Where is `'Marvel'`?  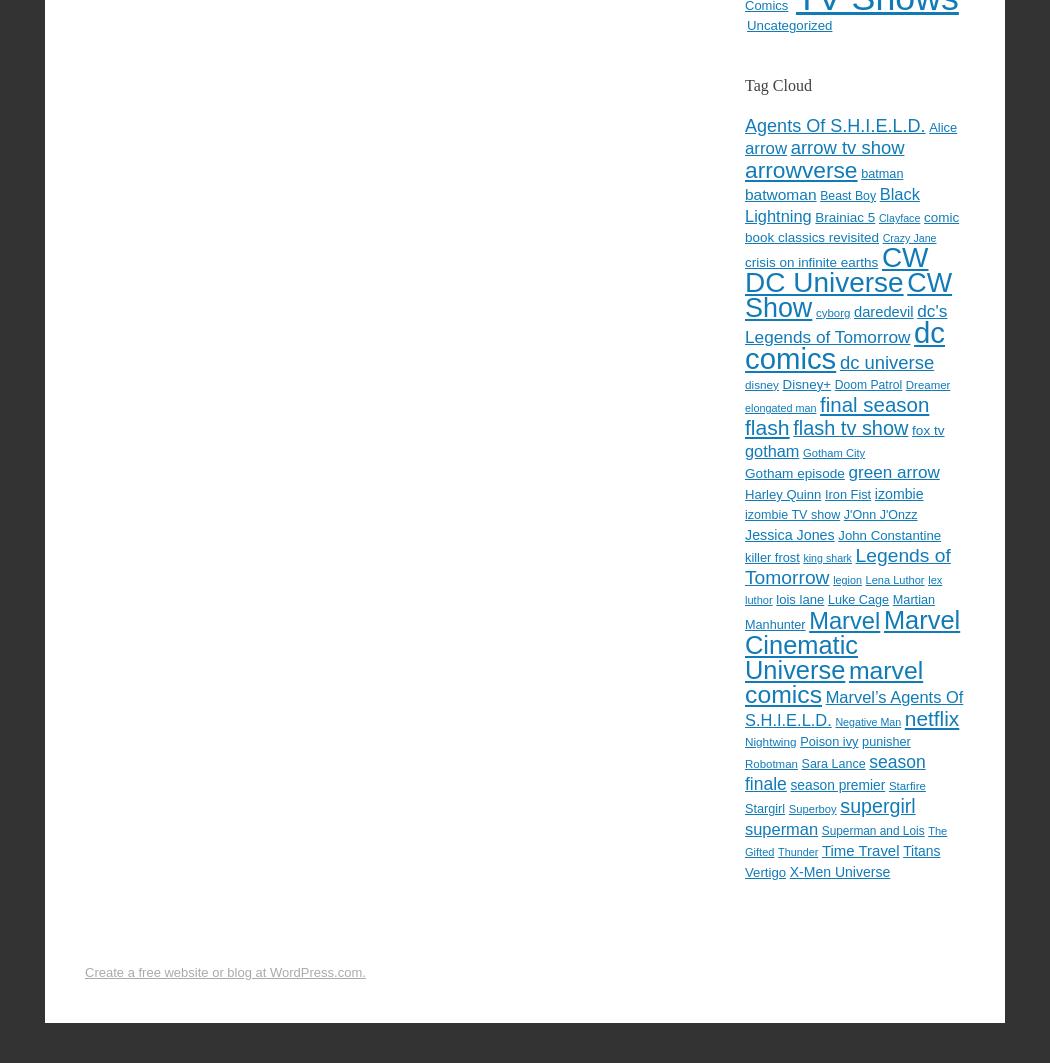
'Marvel' is located at coordinates (844, 619).